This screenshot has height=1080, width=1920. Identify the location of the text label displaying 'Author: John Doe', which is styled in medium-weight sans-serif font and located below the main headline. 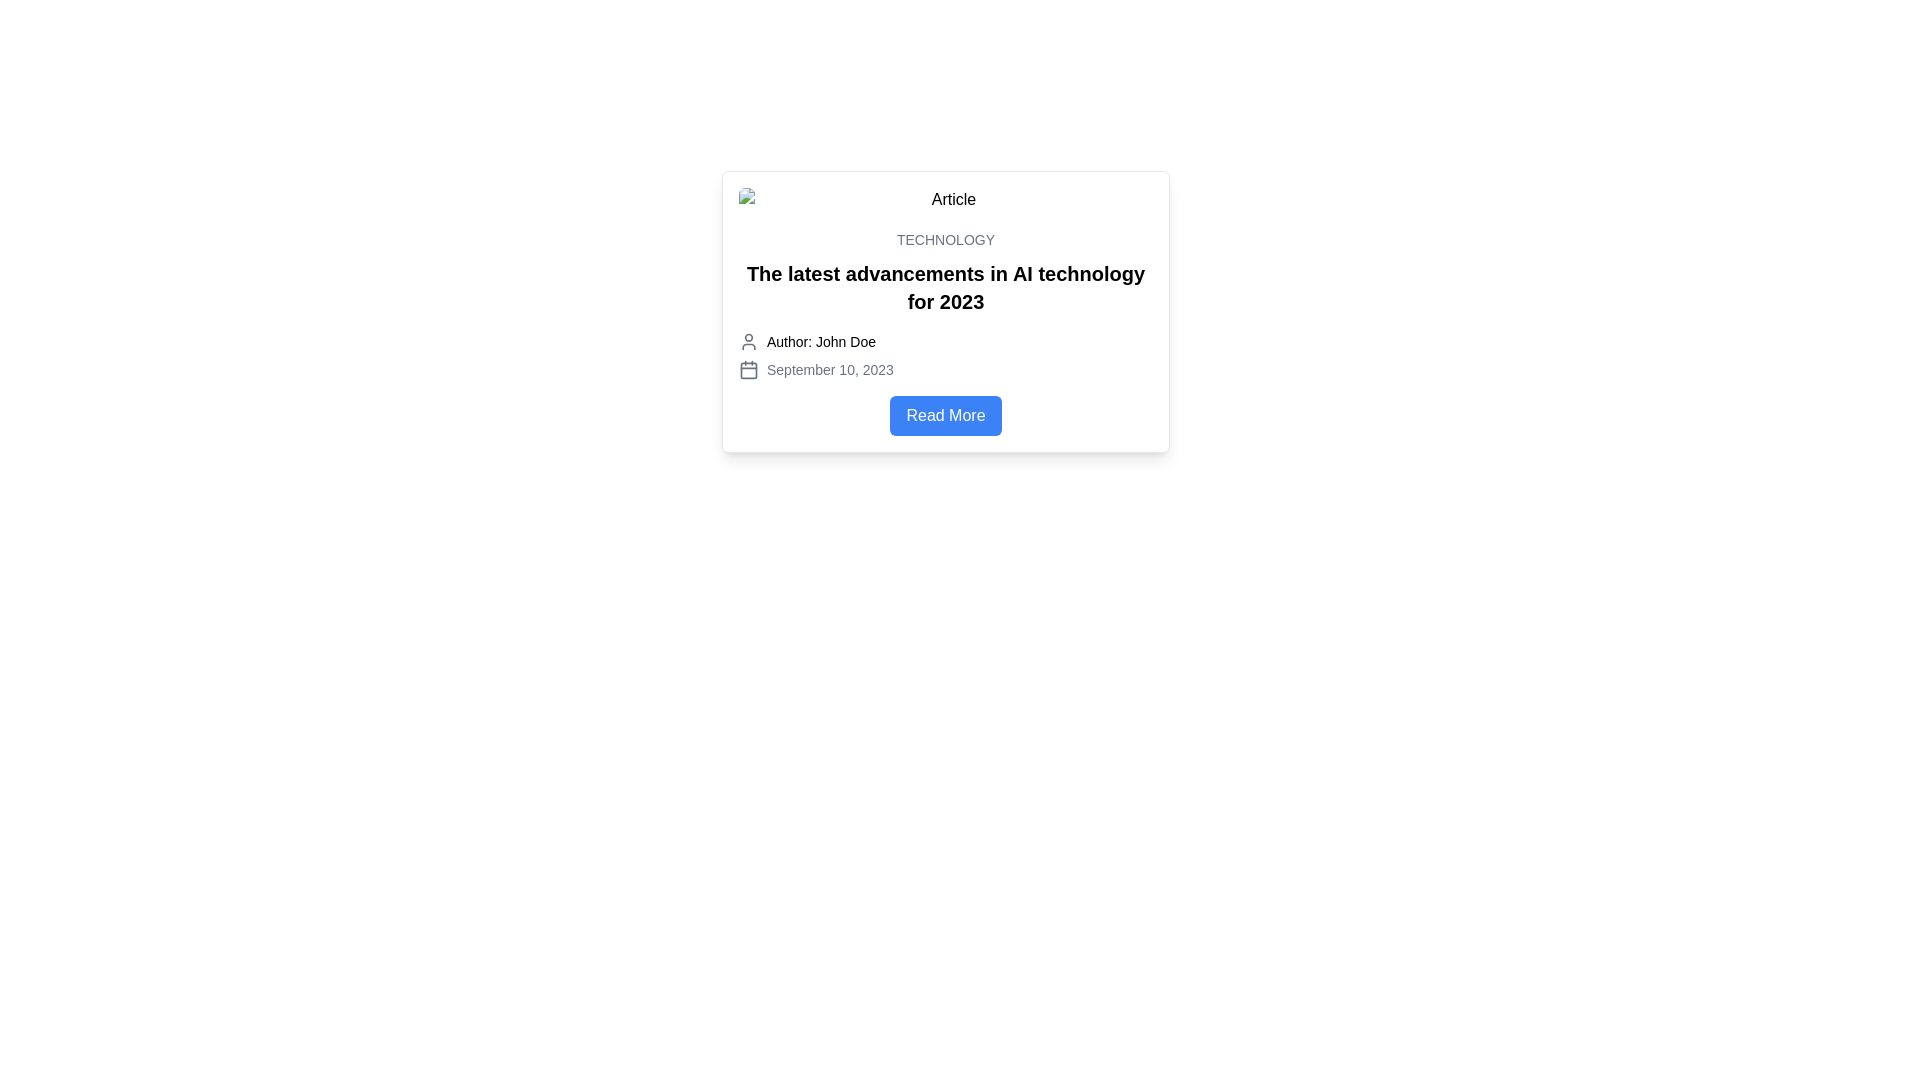
(821, 341).